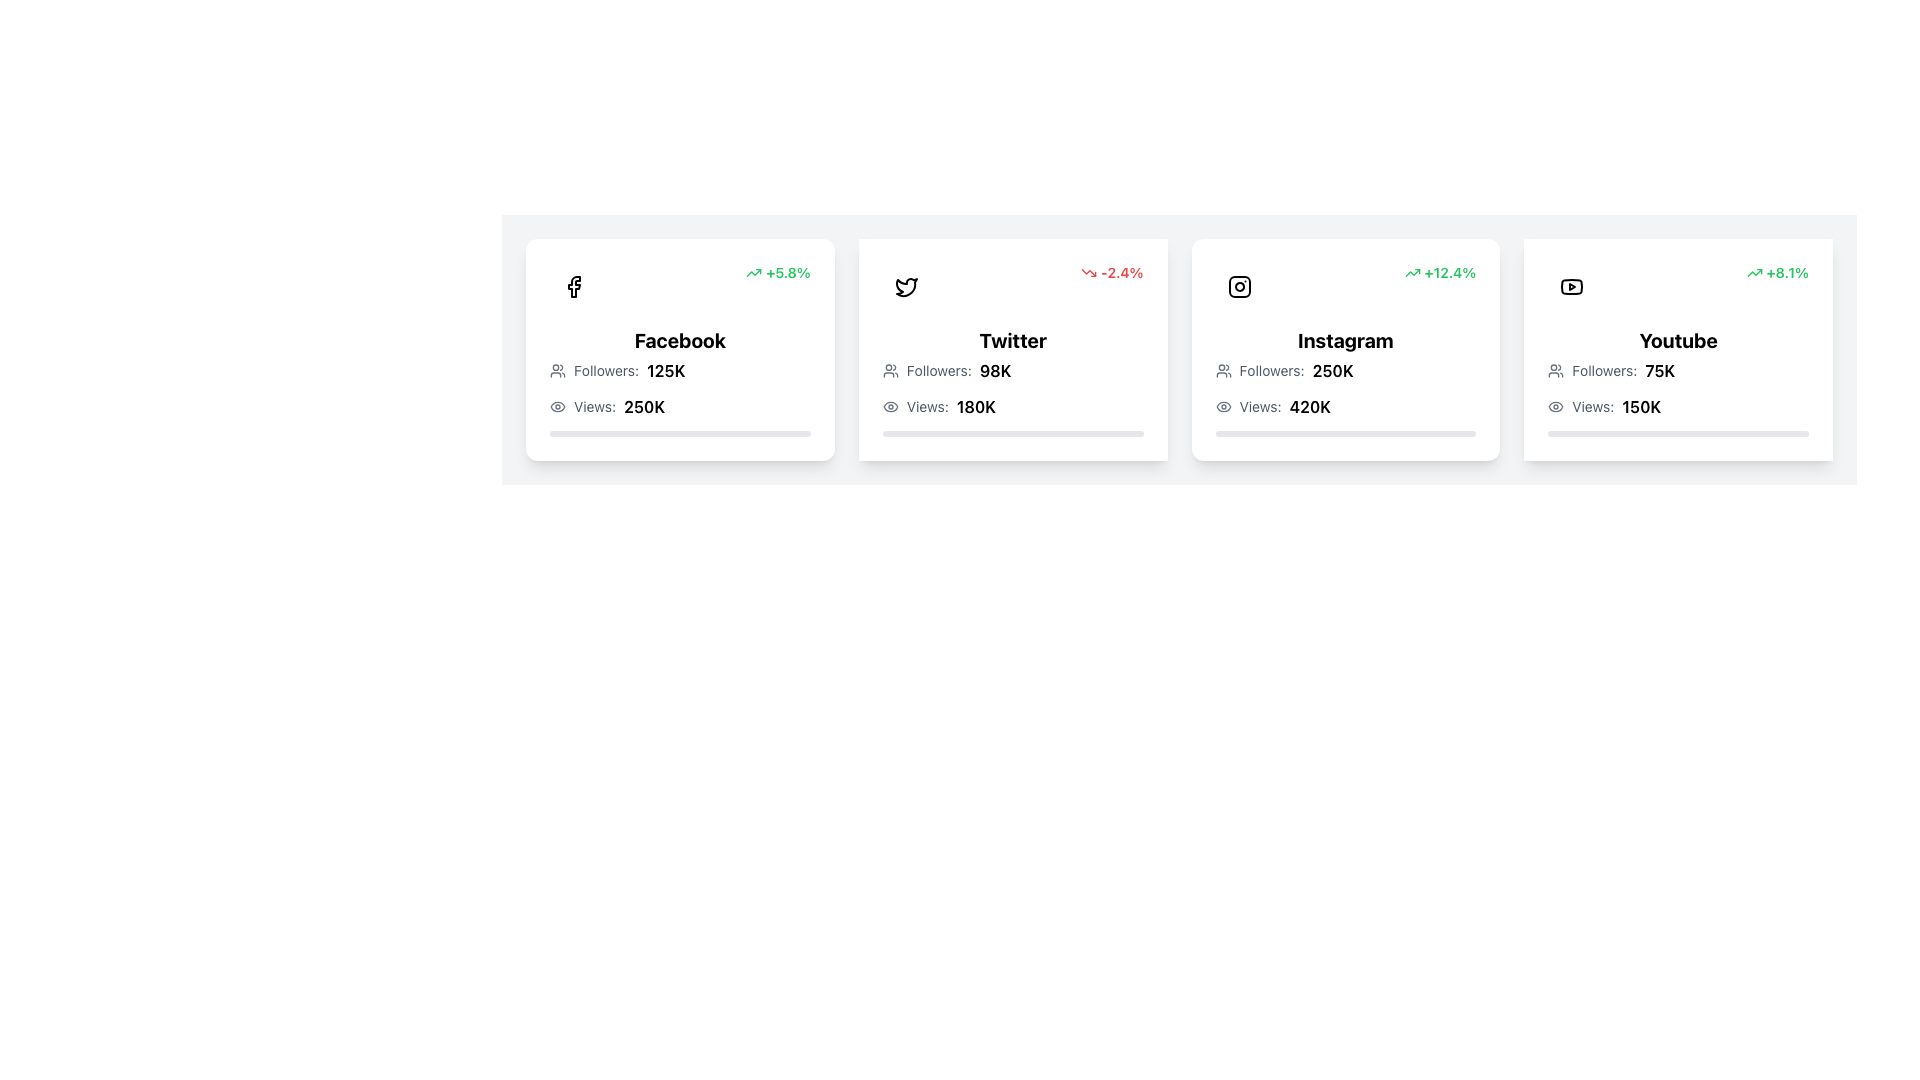 Image resolution: width=1920 pixels, height=1080 pixels. I want to click on the static text label reading 'Followers:' which is styled in gray and positioned next to a user icon and before the bold number '125K' in the social media analytics section, so click(605, 370).